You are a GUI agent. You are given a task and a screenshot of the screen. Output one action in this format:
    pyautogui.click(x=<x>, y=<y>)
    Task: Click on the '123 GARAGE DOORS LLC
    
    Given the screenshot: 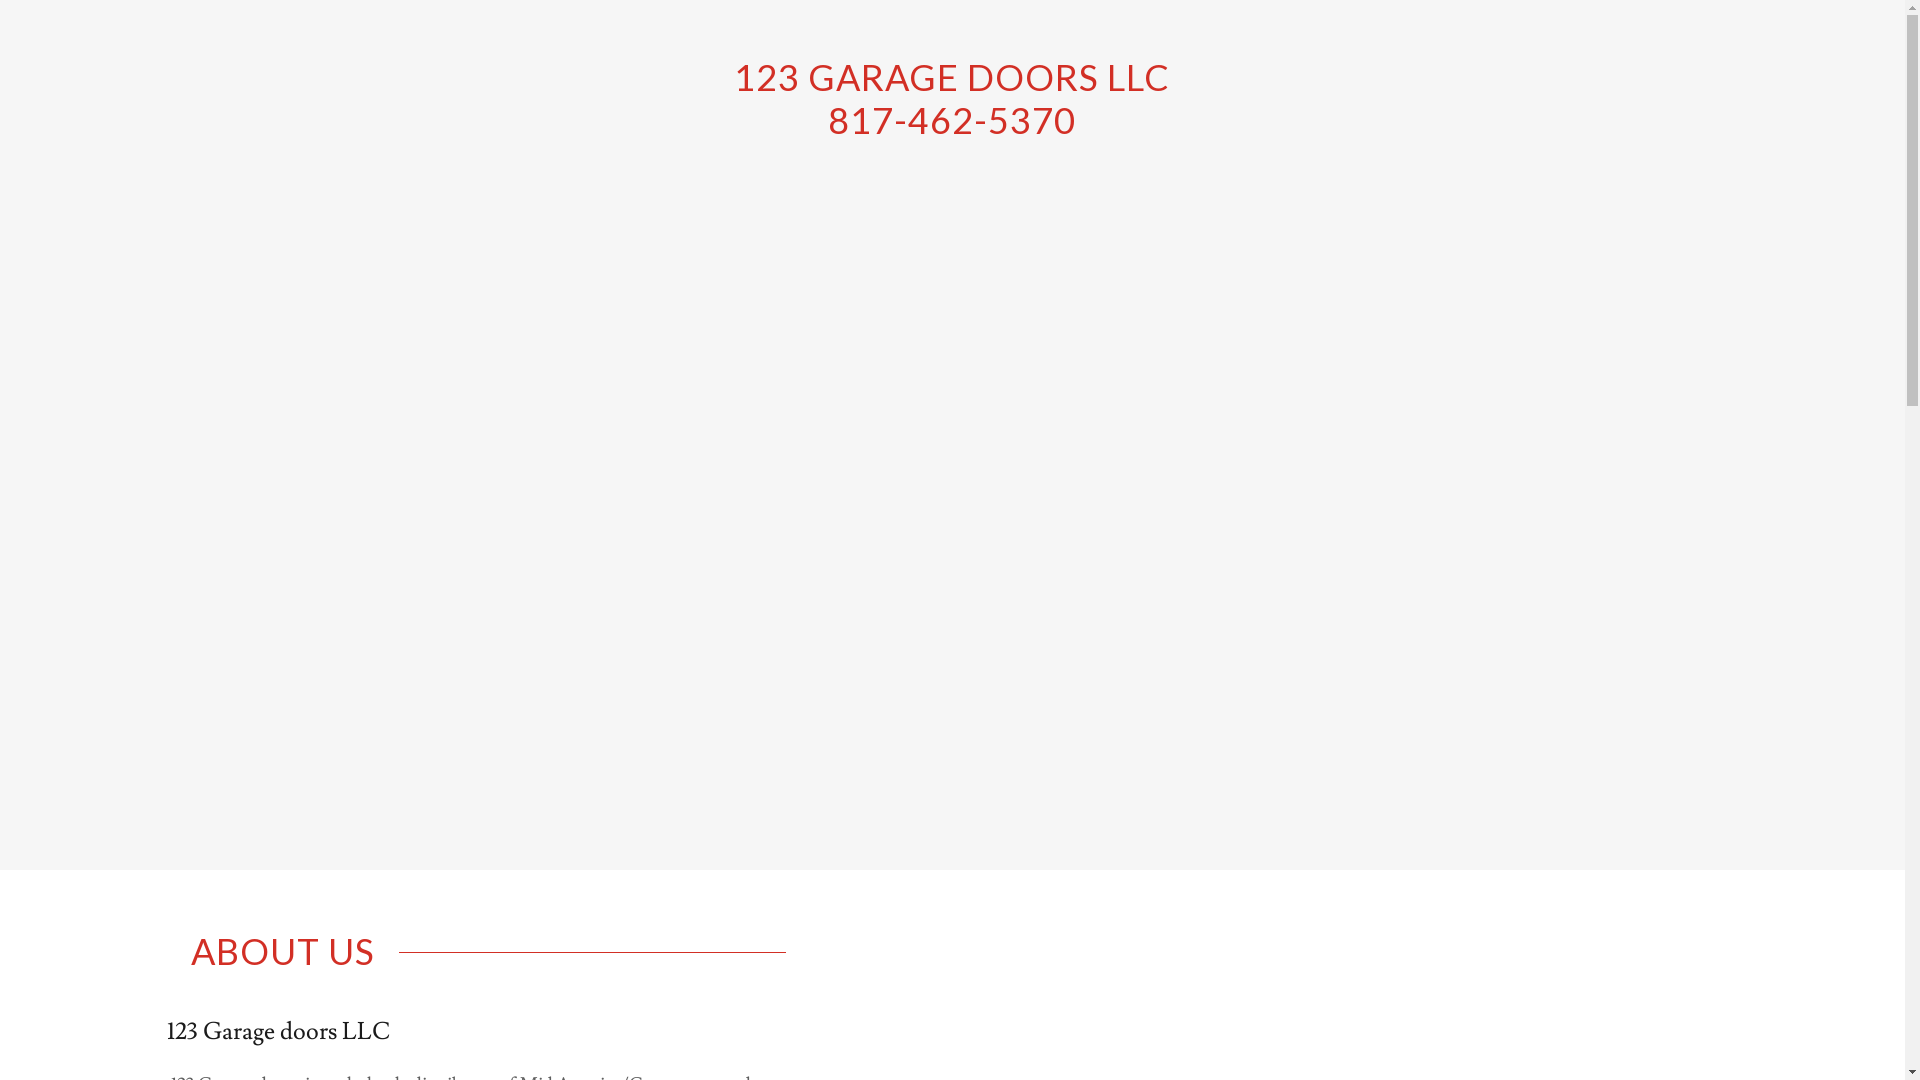 What is the action you would take?
    pyautogui.click(x=950, y=128)
    